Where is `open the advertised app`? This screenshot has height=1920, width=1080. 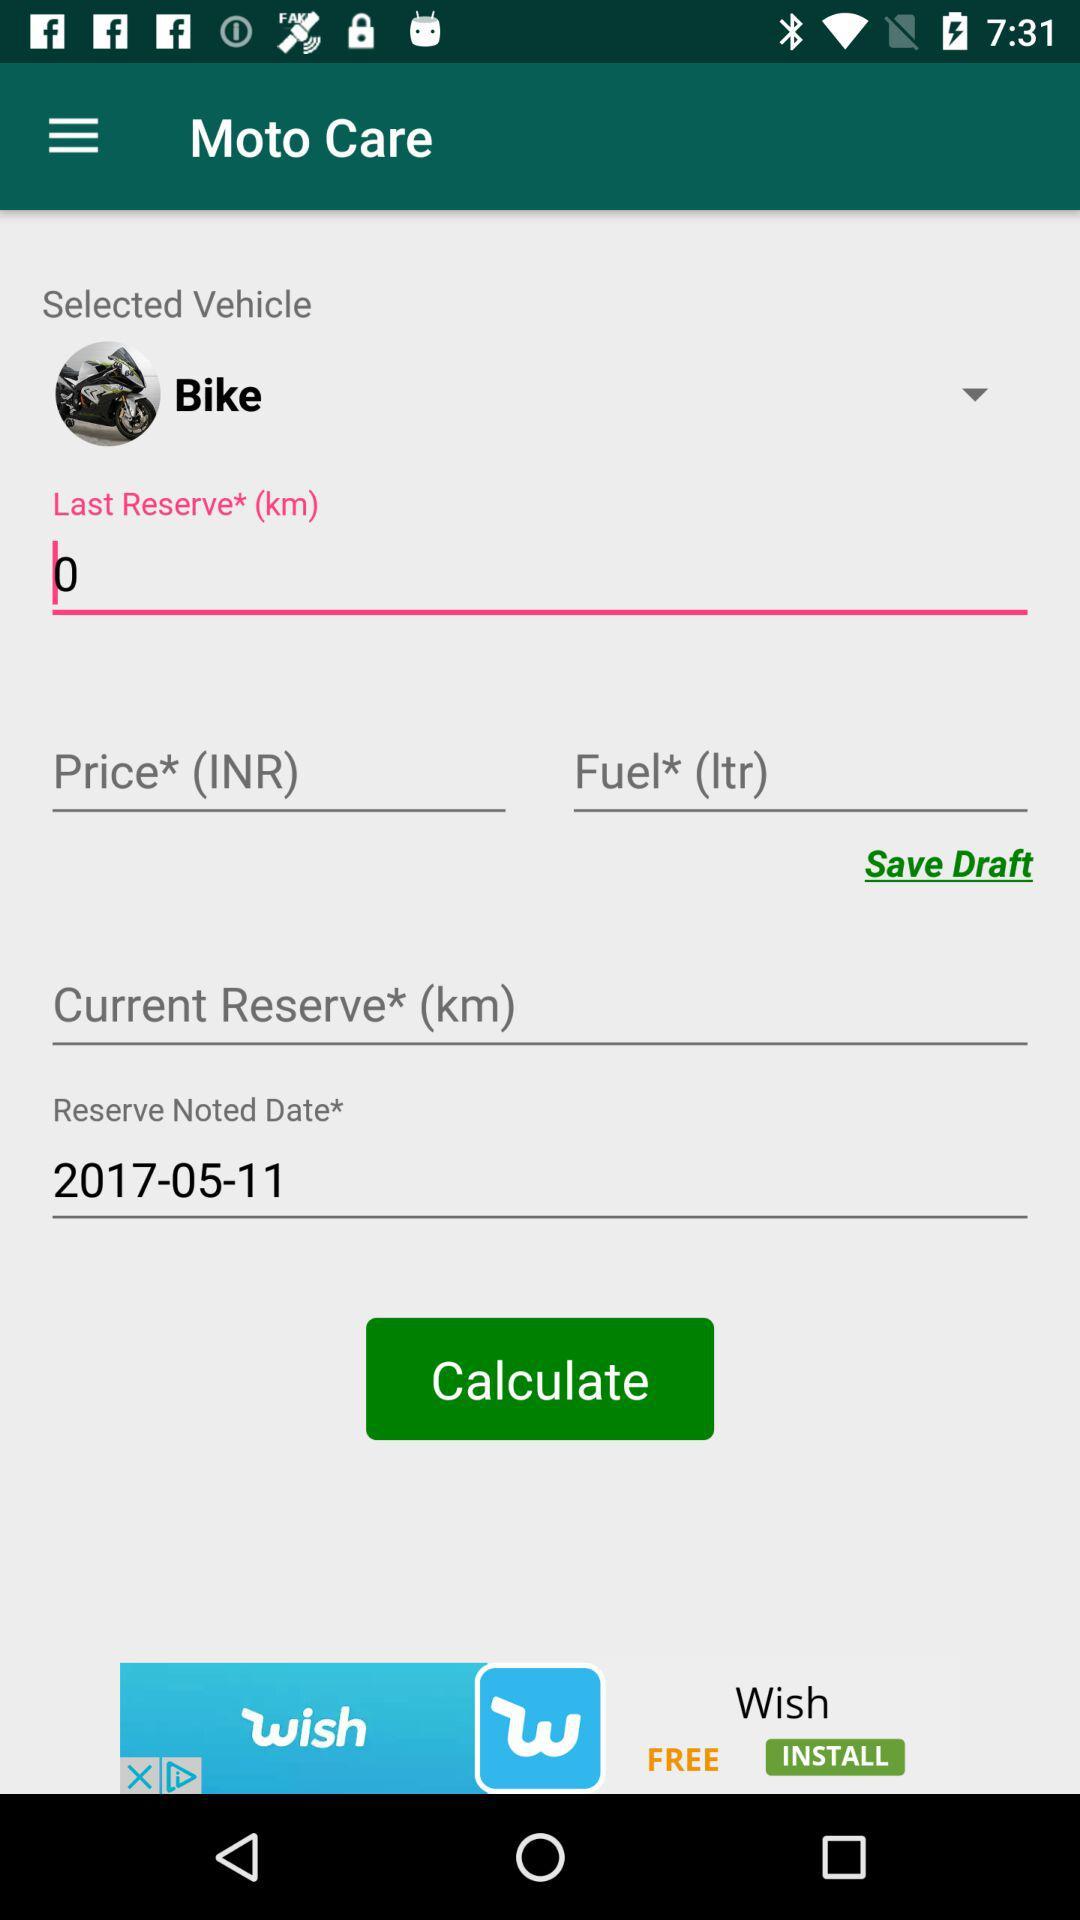 open the advertised app is located at coordinates (540, 1727).